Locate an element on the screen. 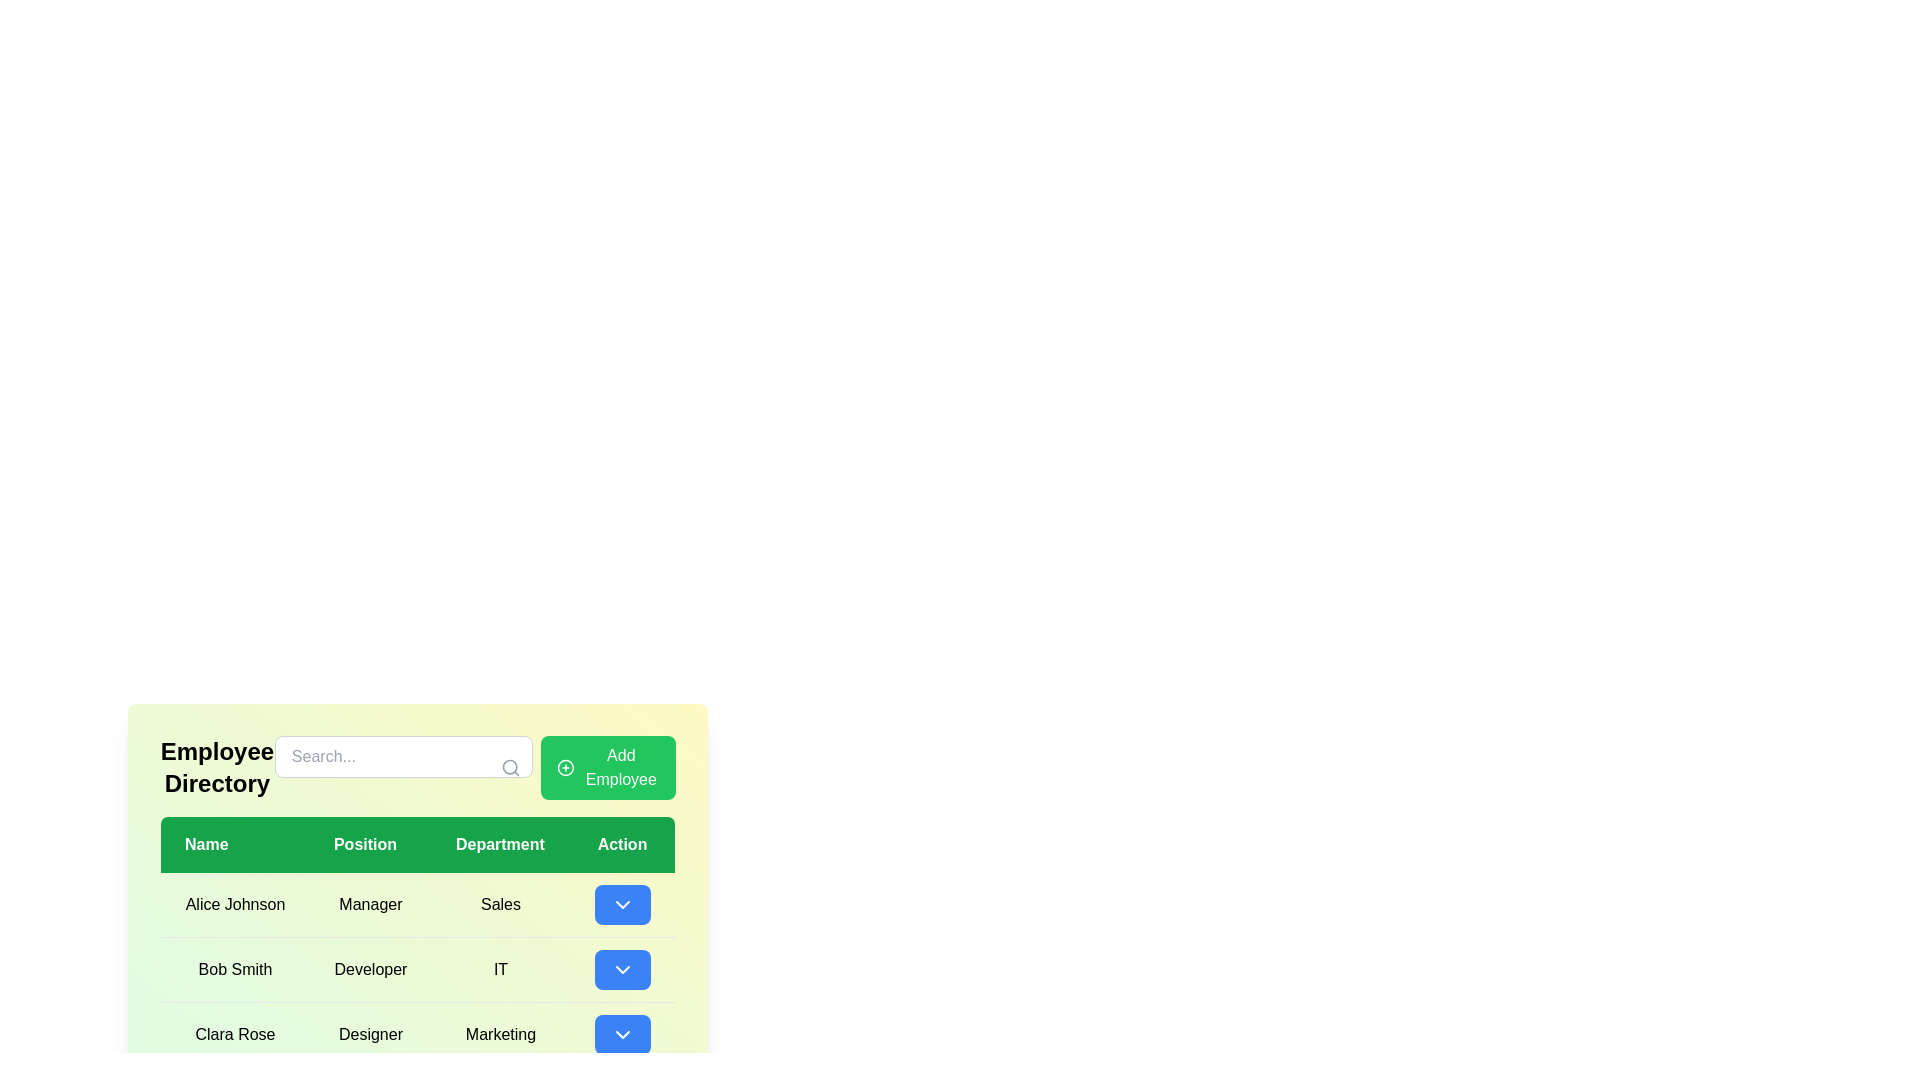 The height and width of the screenshot is (1080, 1920). name displayed in the Plain text element located in the second row of the table under the 'Name' column is located at coordinates (235, 968).